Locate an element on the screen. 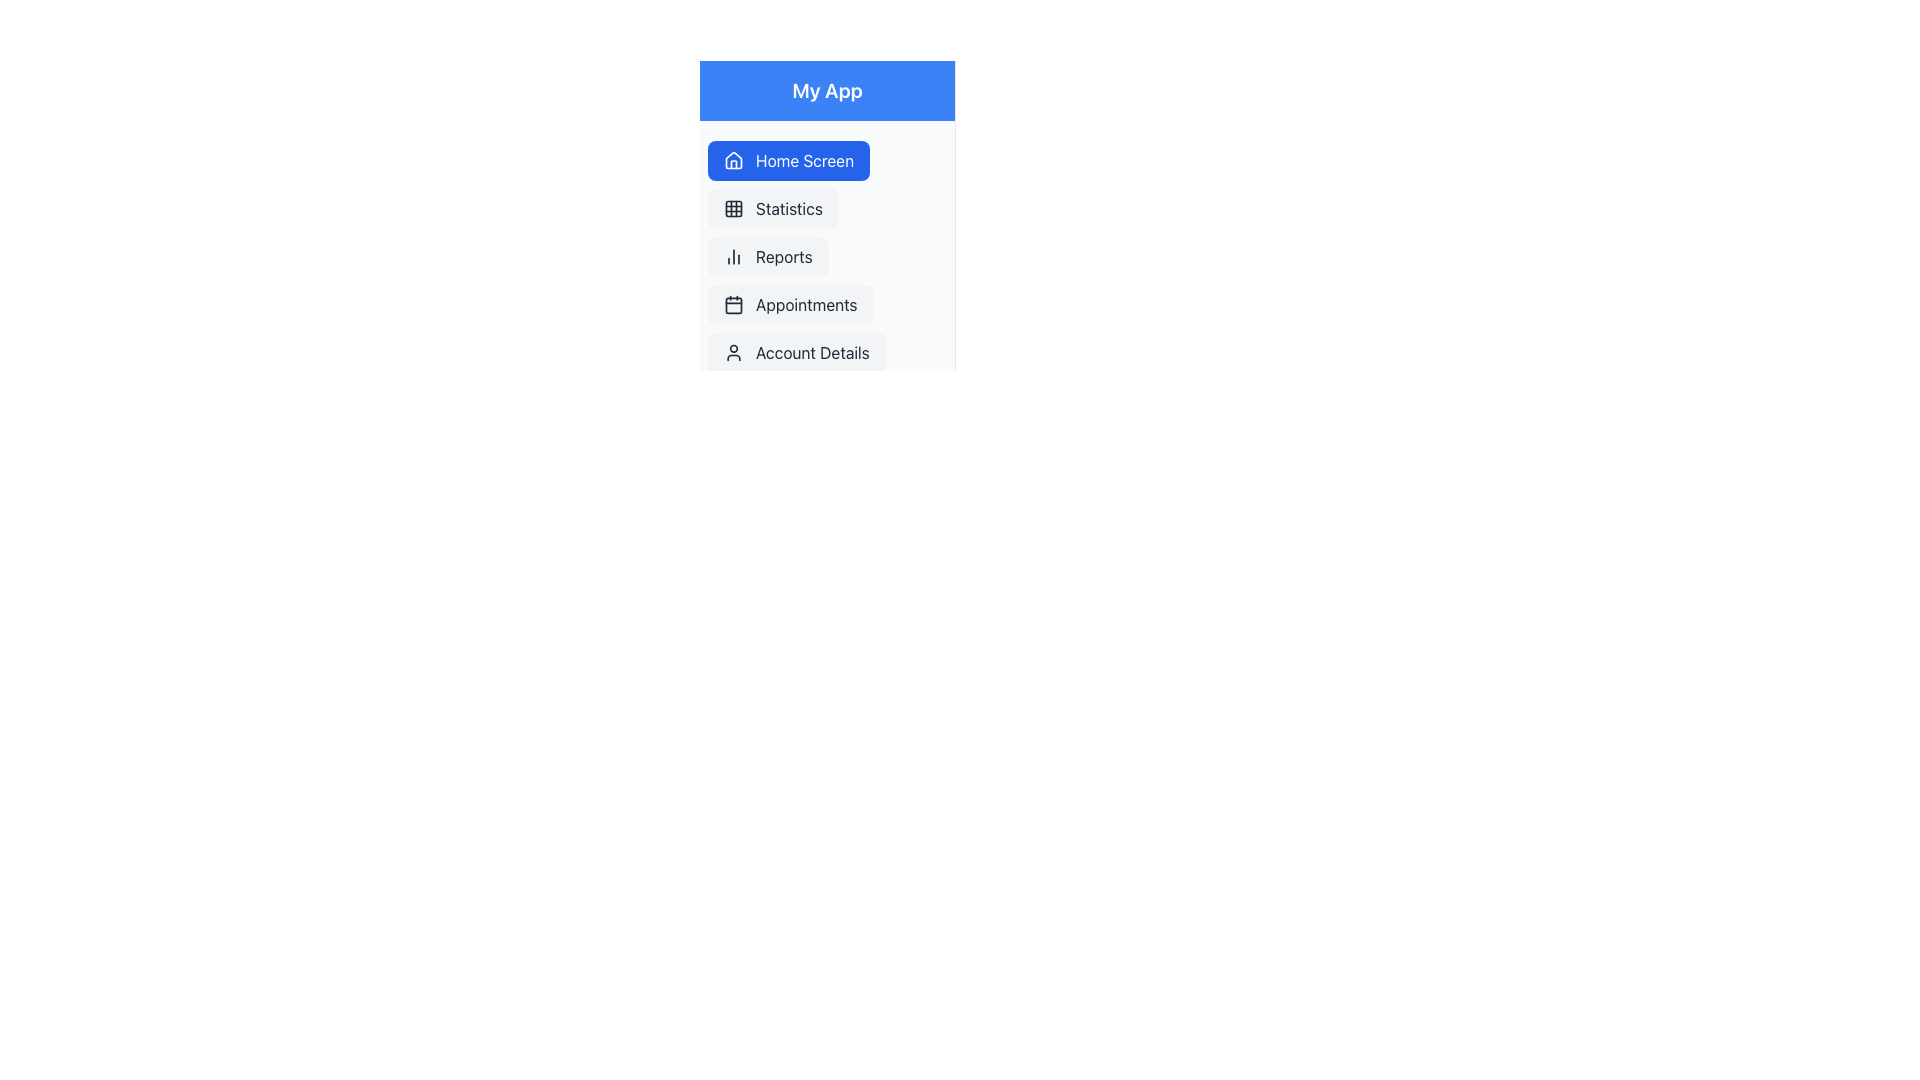 The image size is (1920, 1080). the 'Account Details' button, which is a rectangular button with rounded corners located in the sidebar is located at coordinates (795, 352).